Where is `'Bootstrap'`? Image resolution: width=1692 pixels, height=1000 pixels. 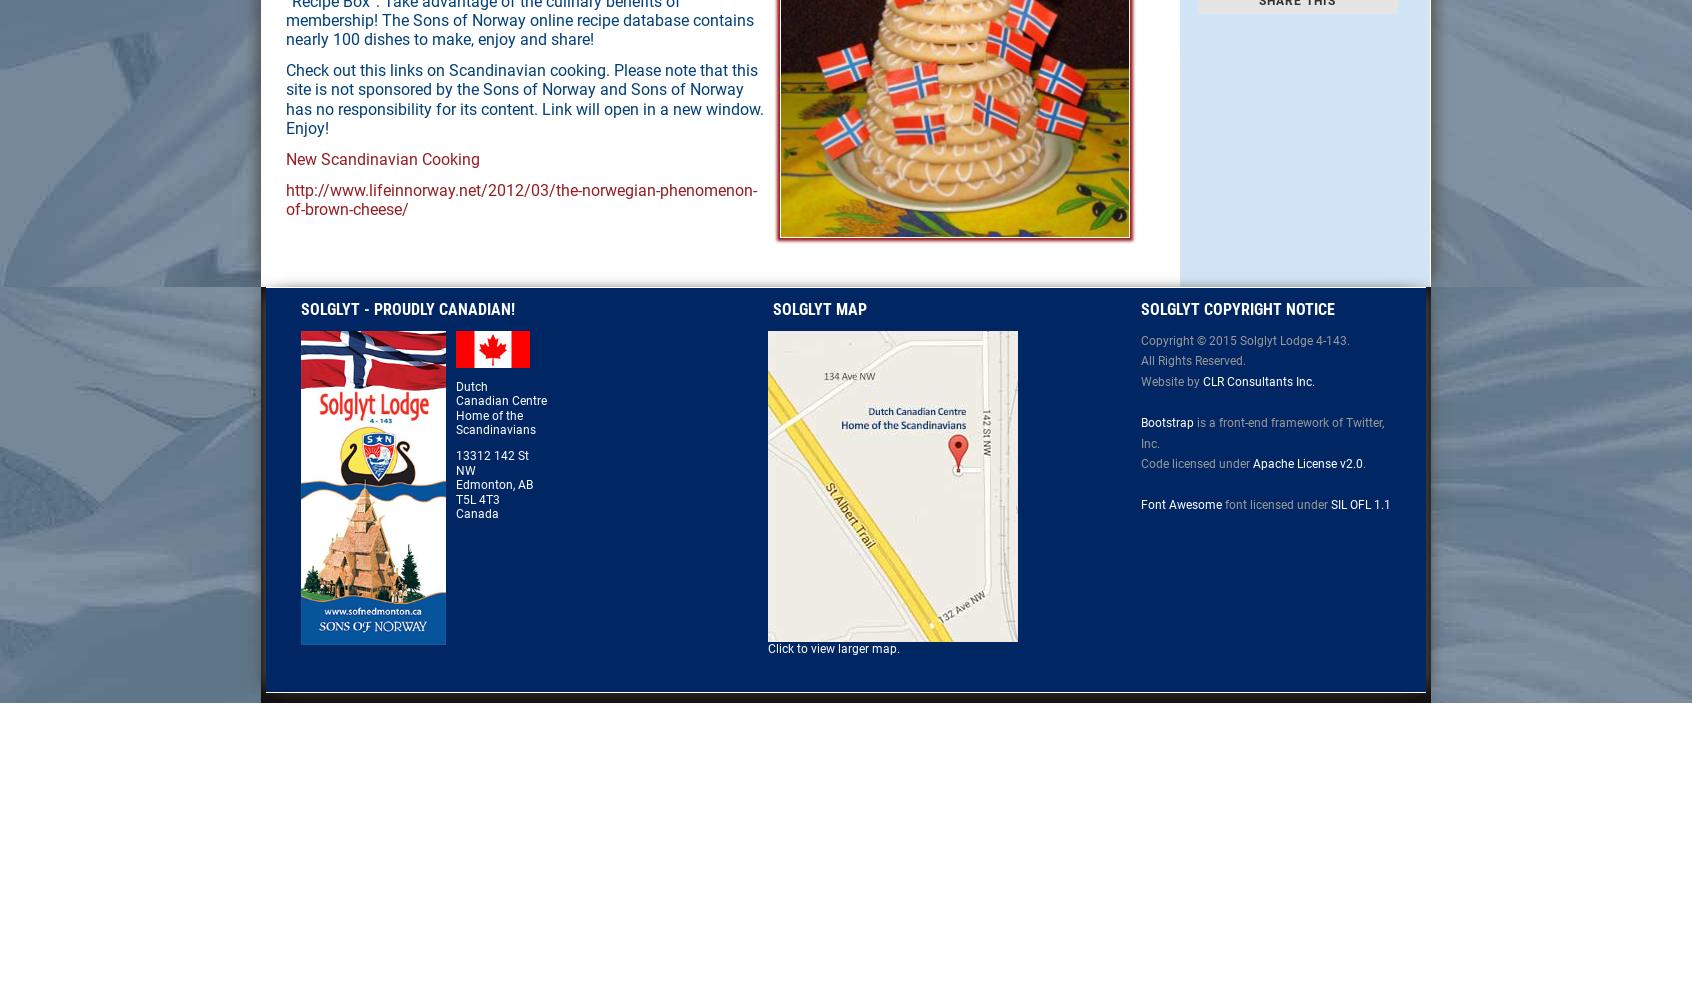
'Bootstrap' is located at coordinates (1165, 423).